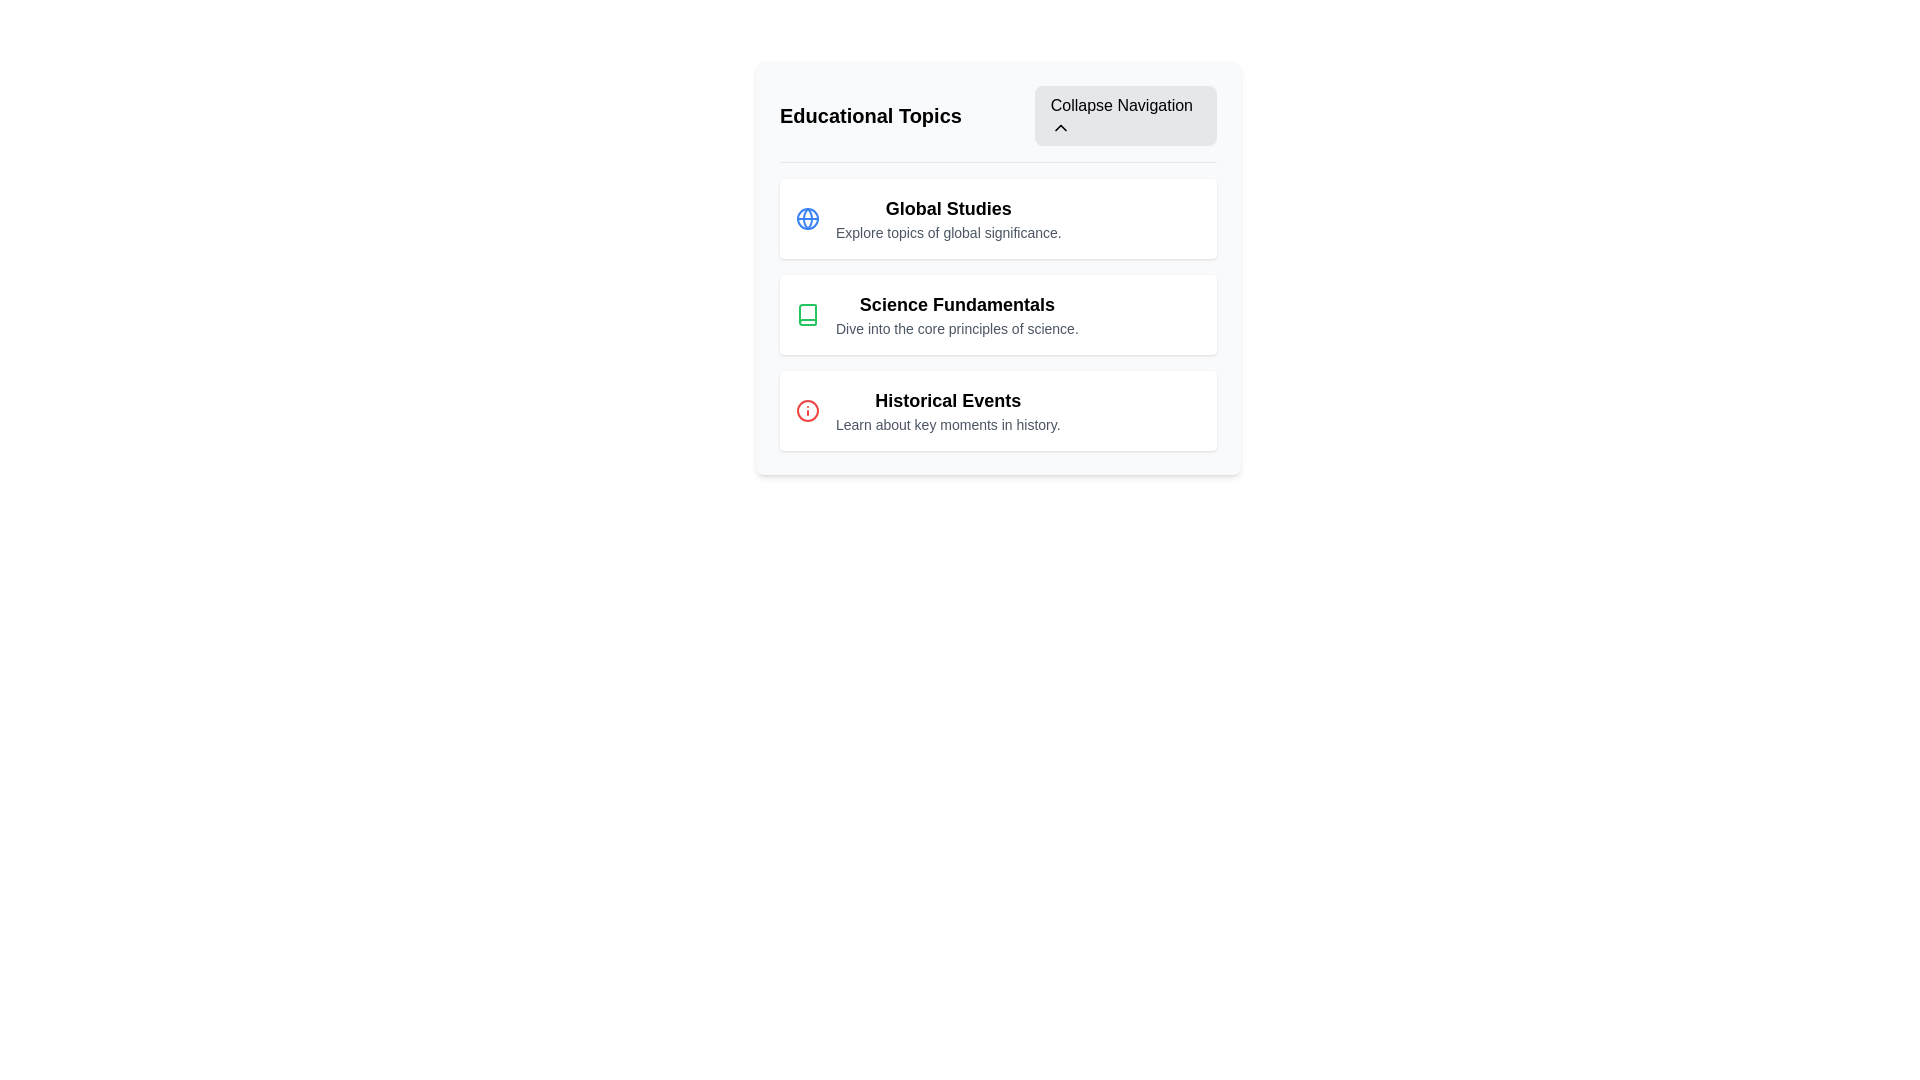  I want to click on the green book-shaped icon in the navigation menu that is located to the left of the 'Science Fundamentals' text to associate it with the adjacent text, so click(807, 315).